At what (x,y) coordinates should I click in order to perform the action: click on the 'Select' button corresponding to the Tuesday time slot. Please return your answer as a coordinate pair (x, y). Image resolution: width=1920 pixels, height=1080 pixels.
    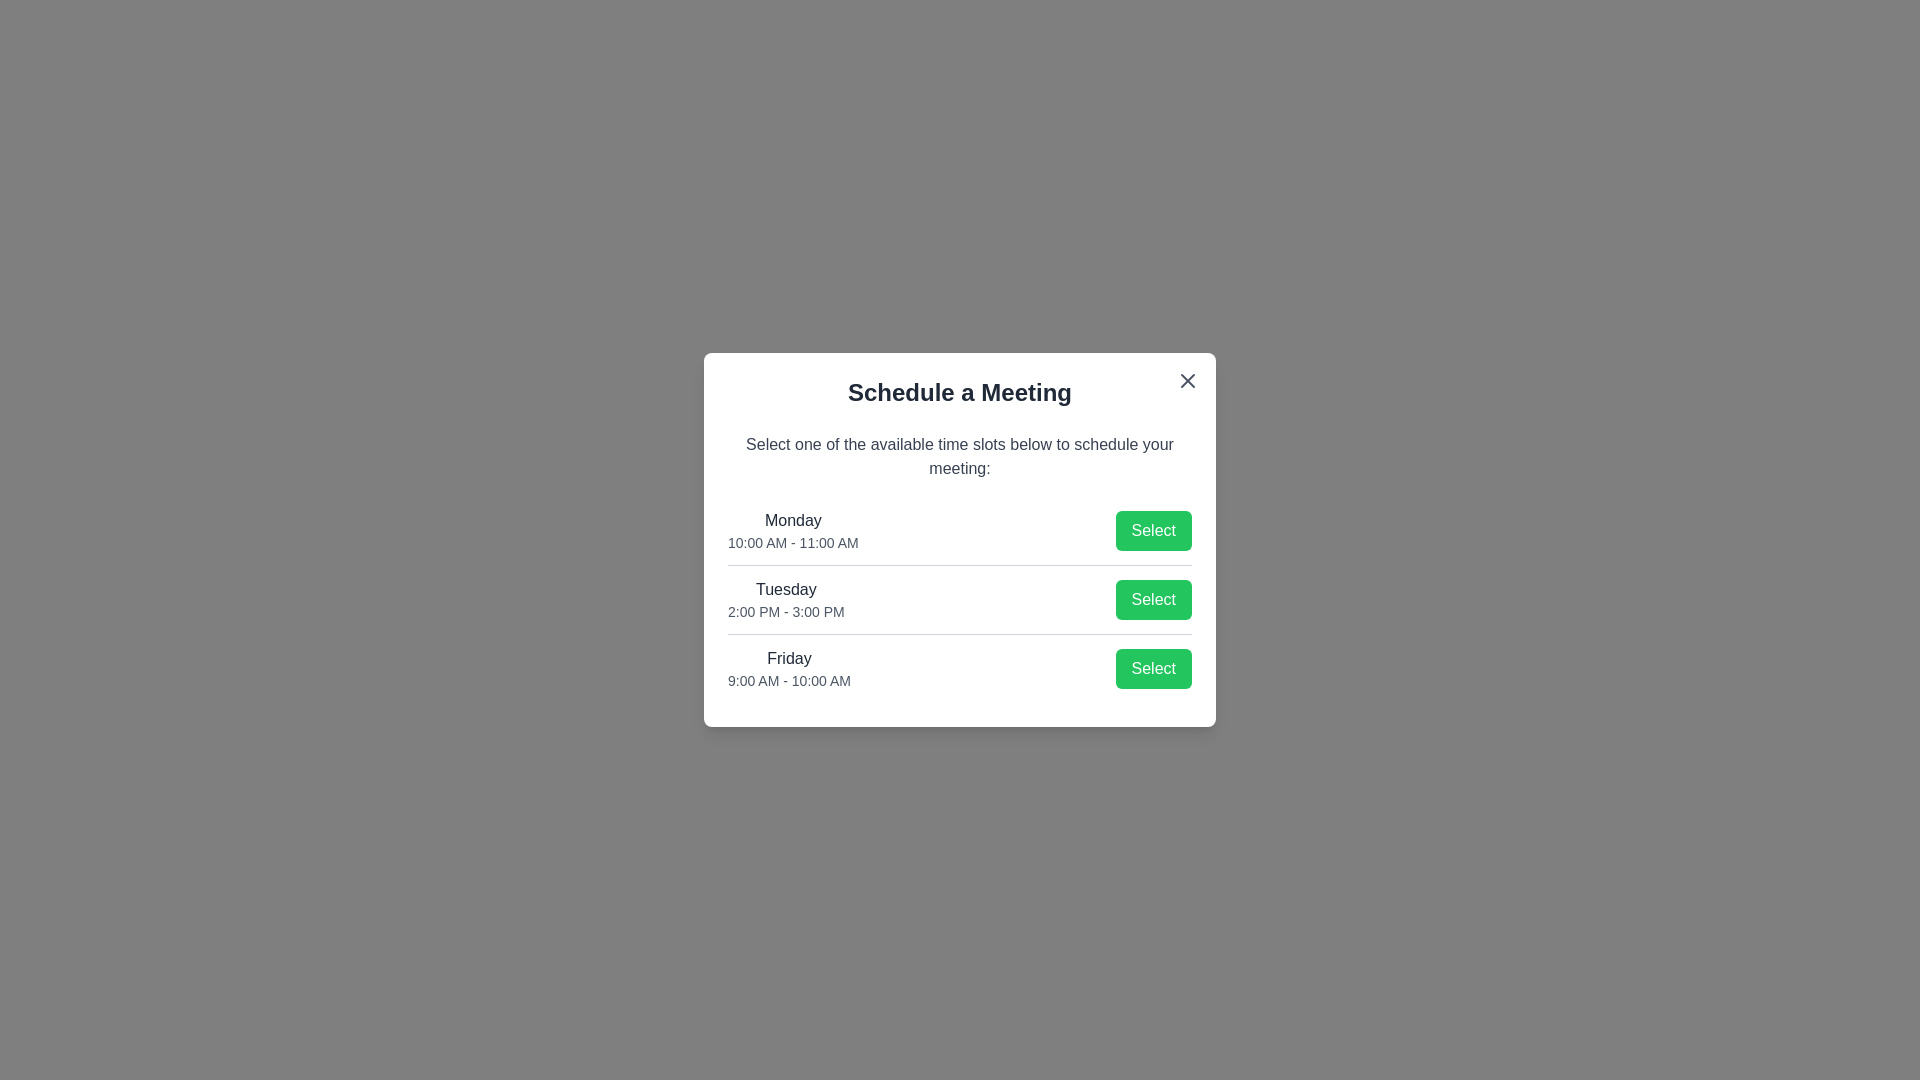
    Looking at the image, I should click on (1153, 599).